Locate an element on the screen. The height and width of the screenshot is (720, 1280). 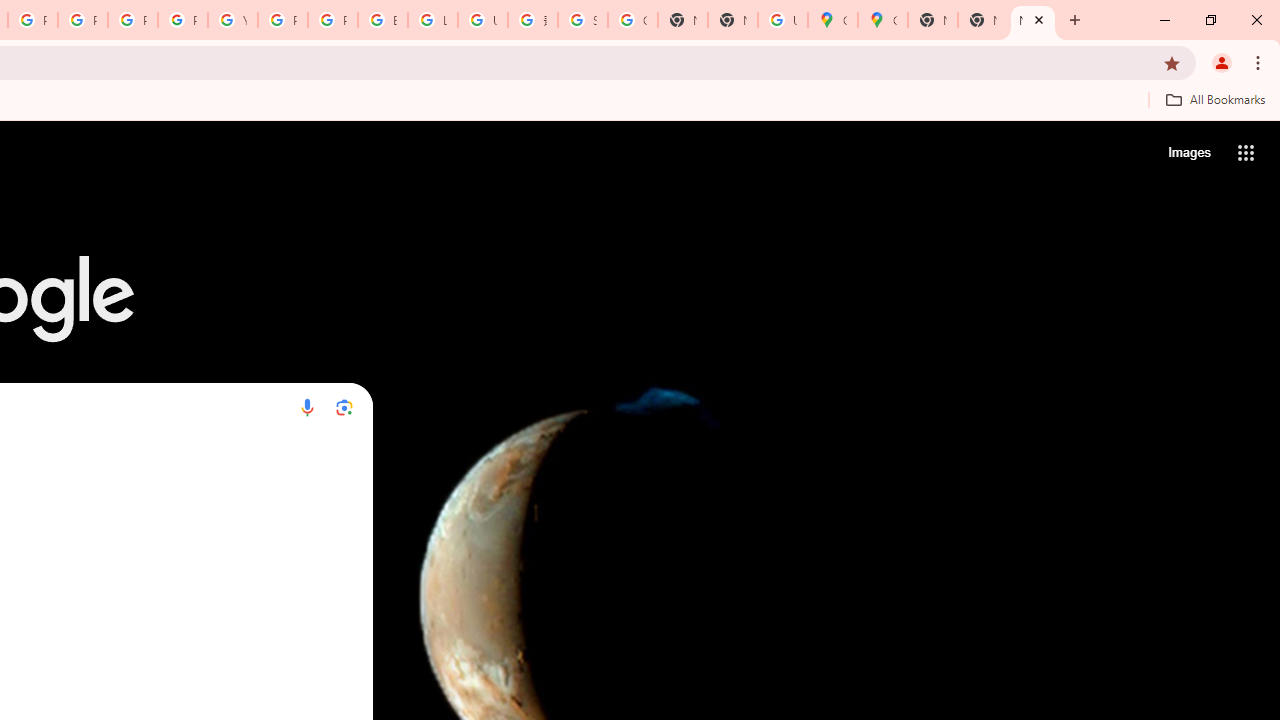
'Google Maps' is located at coordinates (881, 20).